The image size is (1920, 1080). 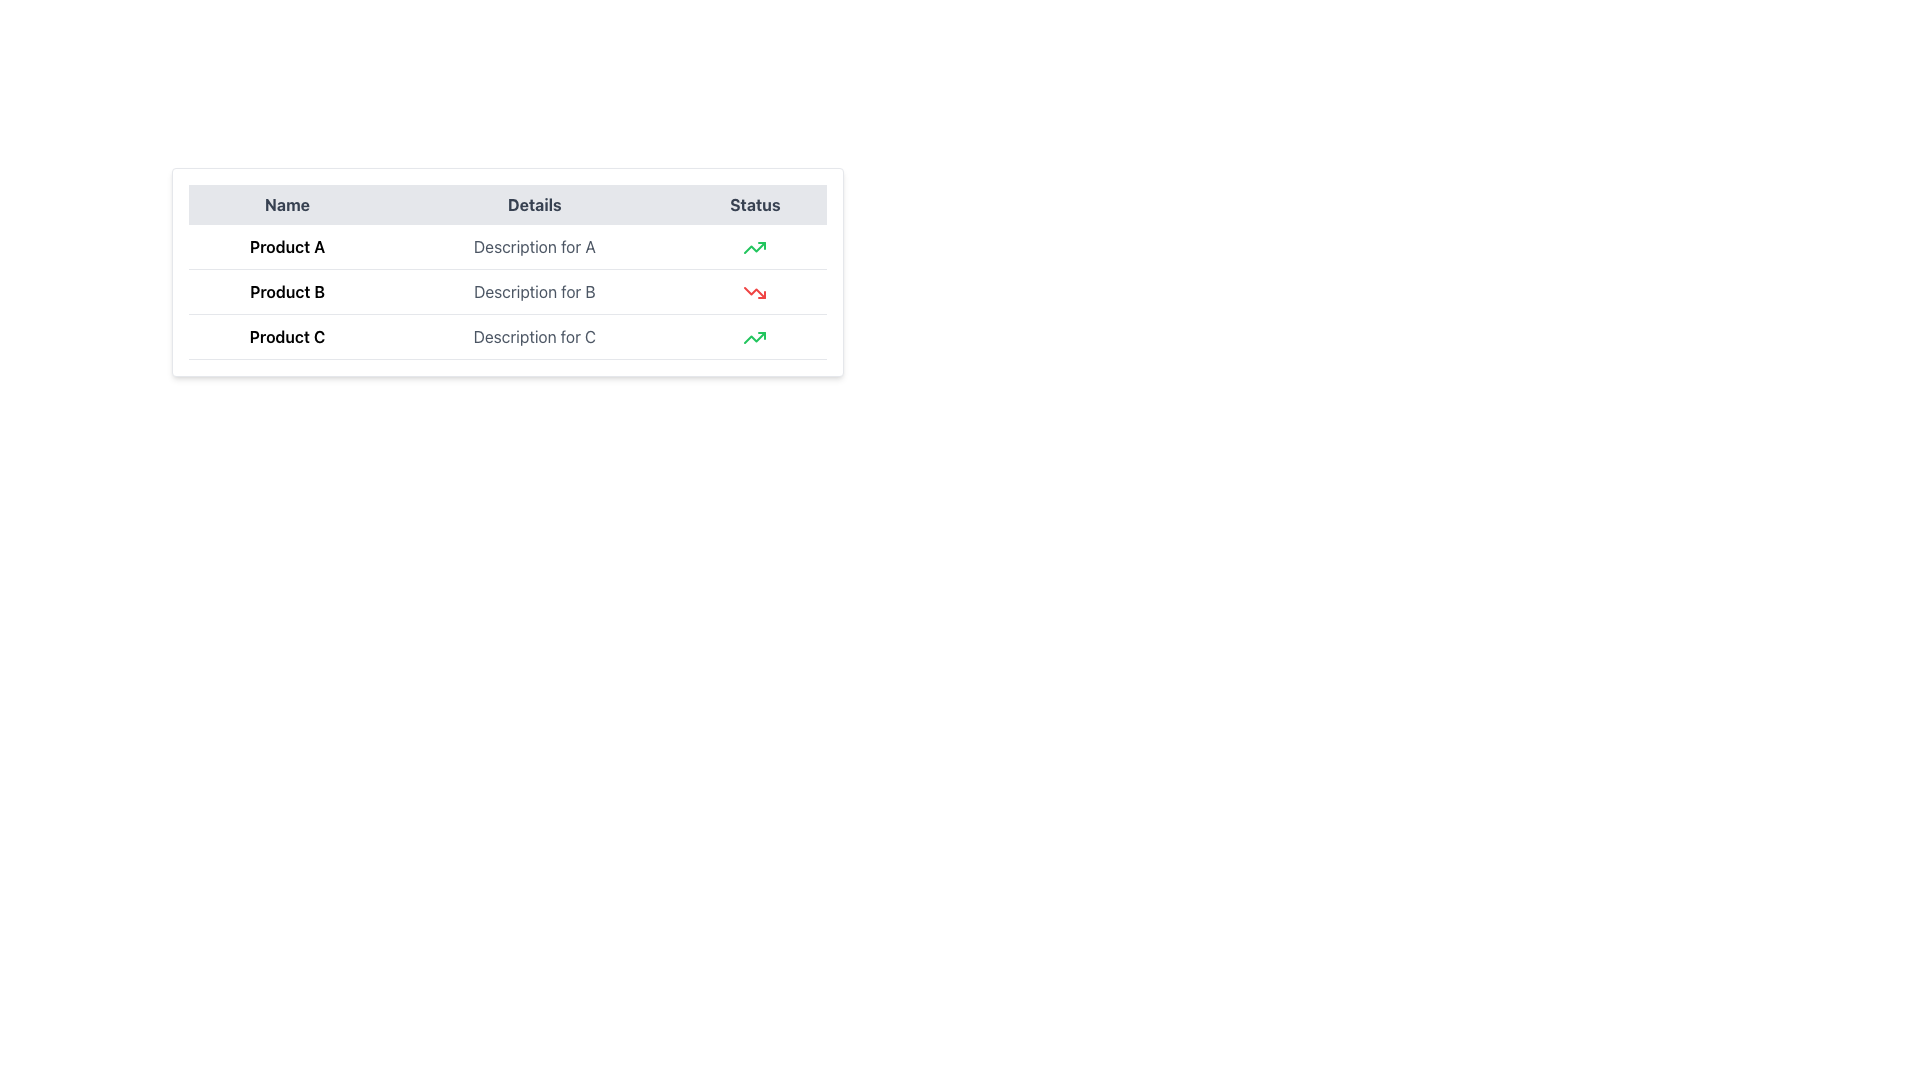 I want to click on the second row representing 'Product B' in the table, which contains its details and status indicator, so click(x=508, y=292).